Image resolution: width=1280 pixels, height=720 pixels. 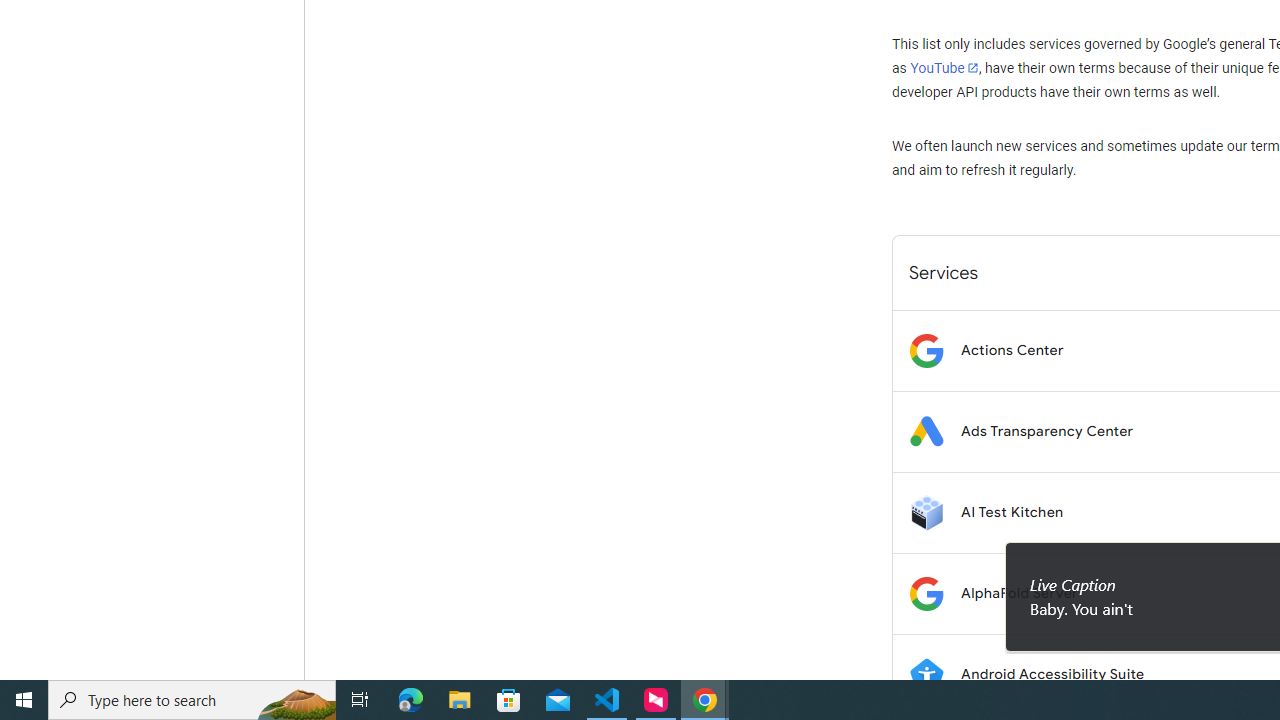 I want to click on 'Logo for Actions Center', so click(x=925, y=349).